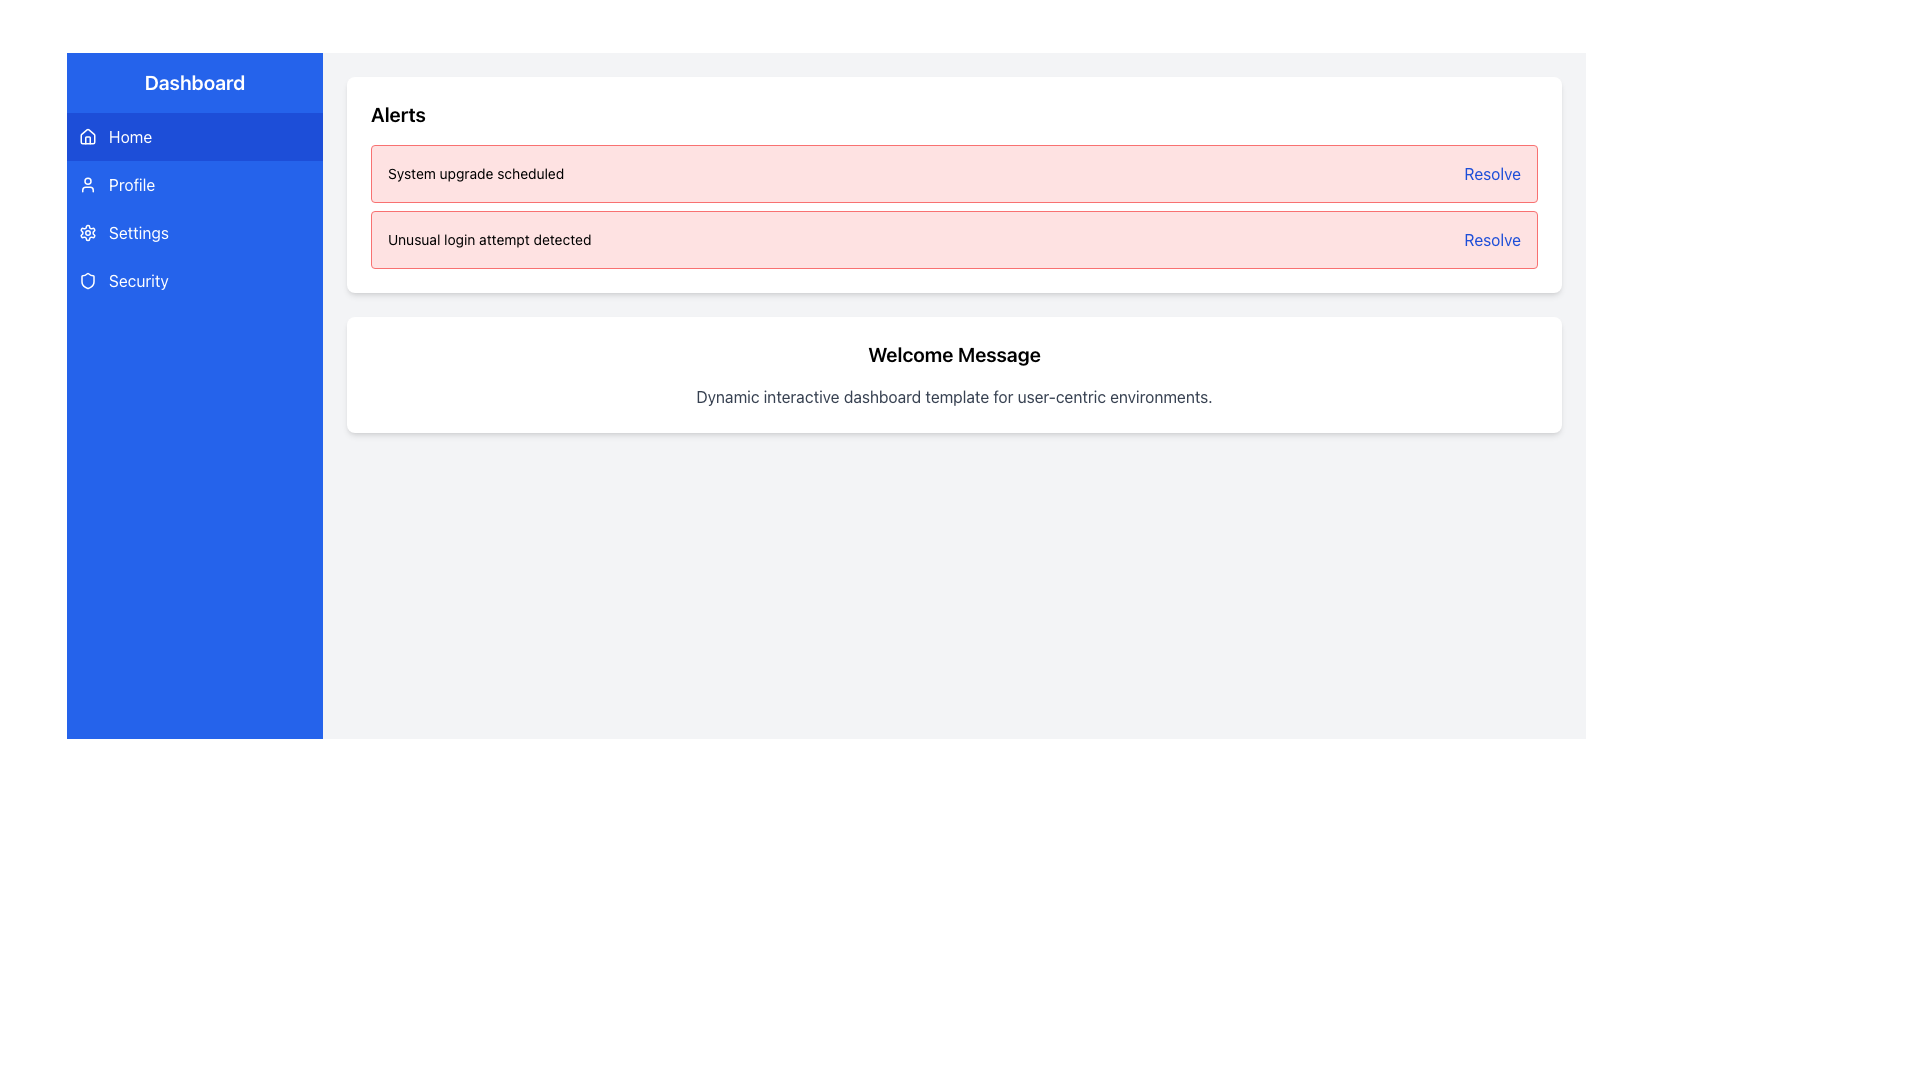 The image size is (1920, 1080). Describe the element at coordinates (953, 397) in the screenshot. I see `the static text label that provides additional information about the dashboard's purpose, located directly underneath the 'Welcome Message' heading` at that location.